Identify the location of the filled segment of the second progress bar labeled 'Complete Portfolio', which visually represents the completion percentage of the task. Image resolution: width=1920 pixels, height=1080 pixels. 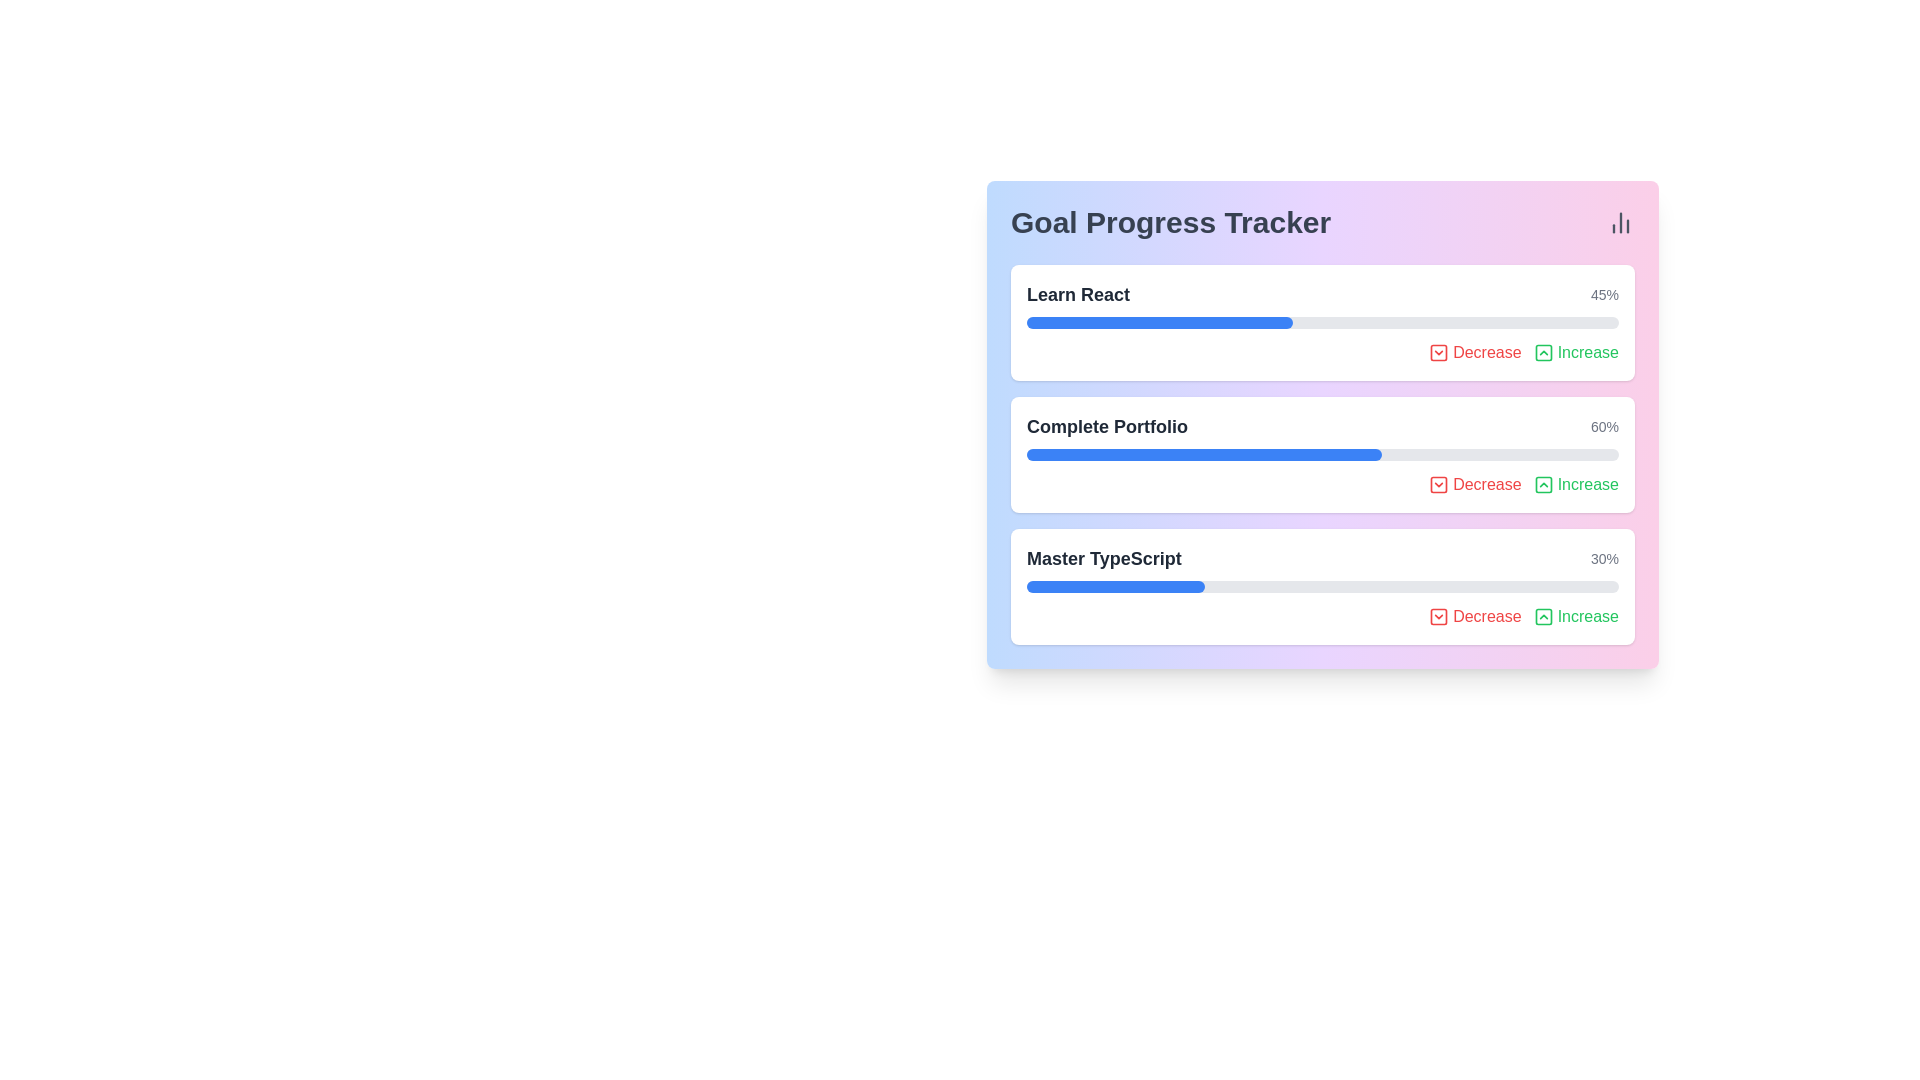
(1203, 455).